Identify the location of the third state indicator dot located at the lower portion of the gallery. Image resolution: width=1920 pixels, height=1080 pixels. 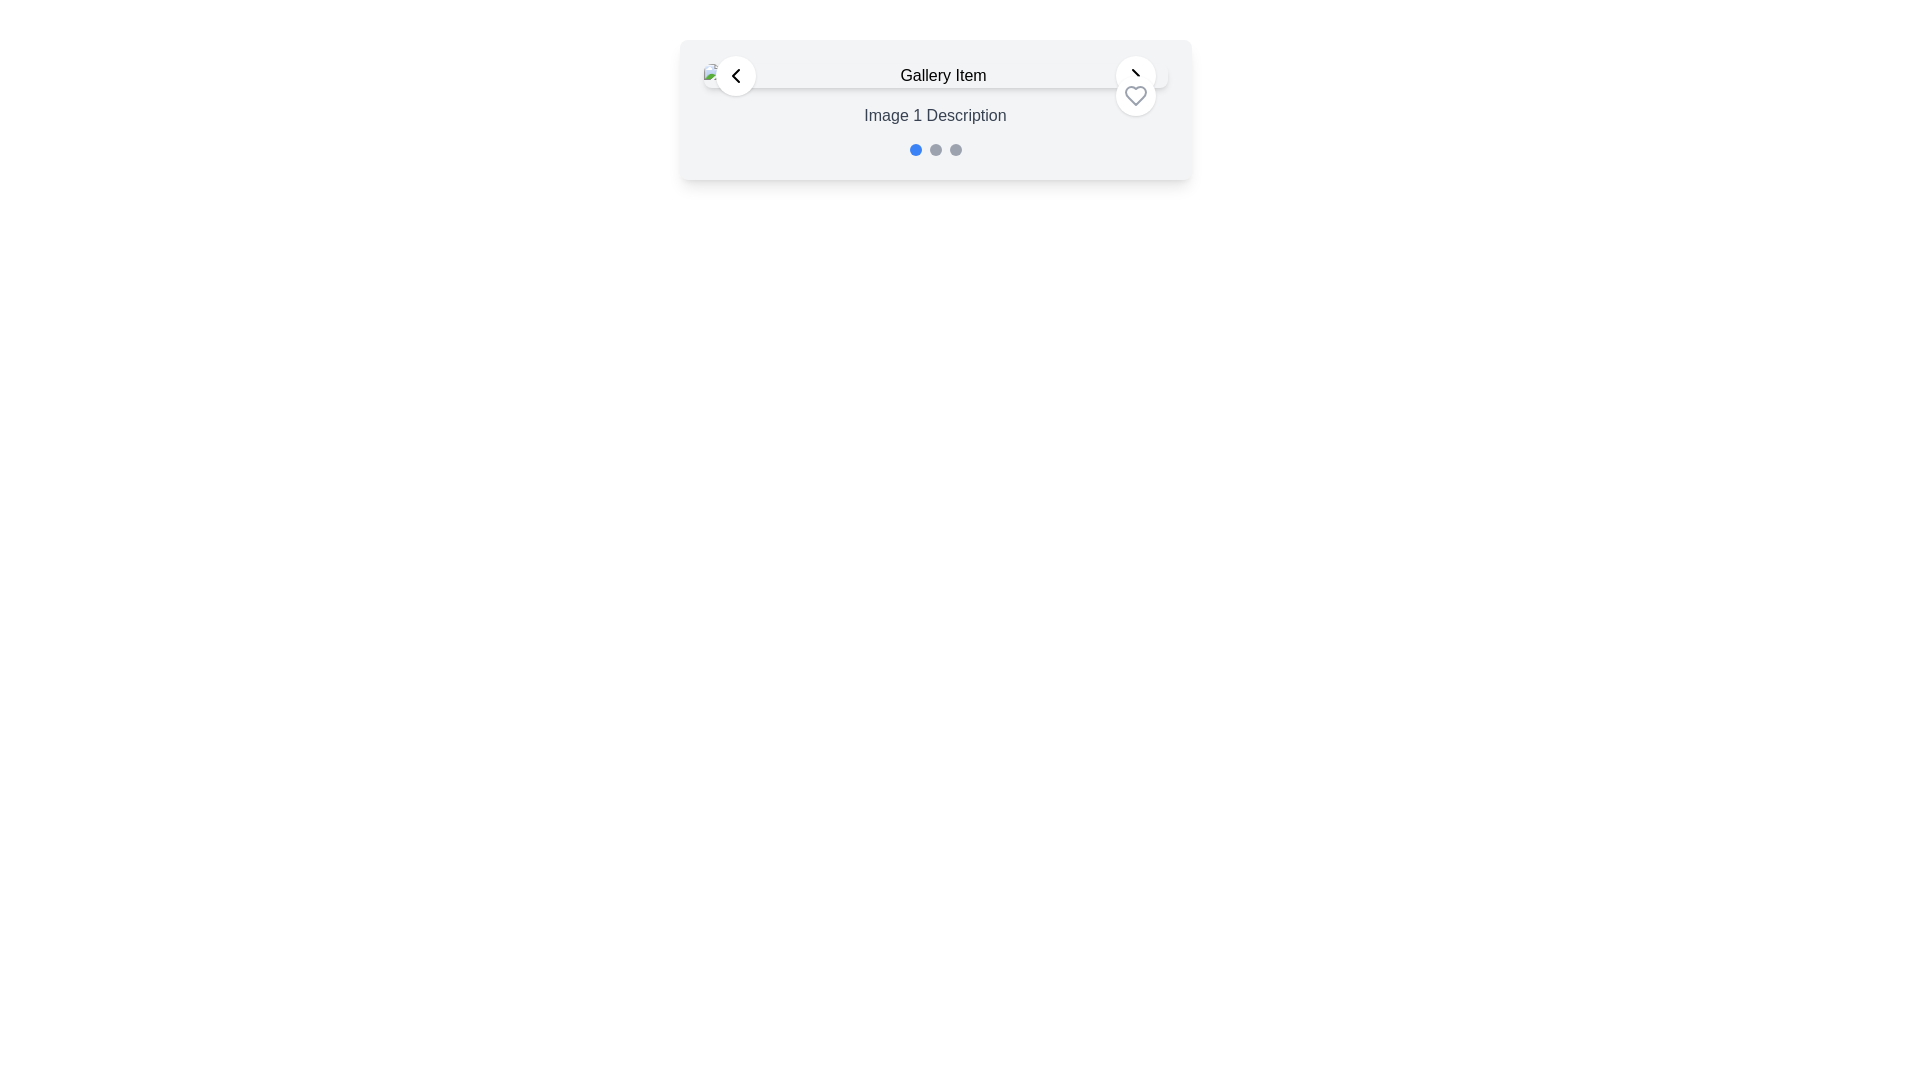
(954, 149).